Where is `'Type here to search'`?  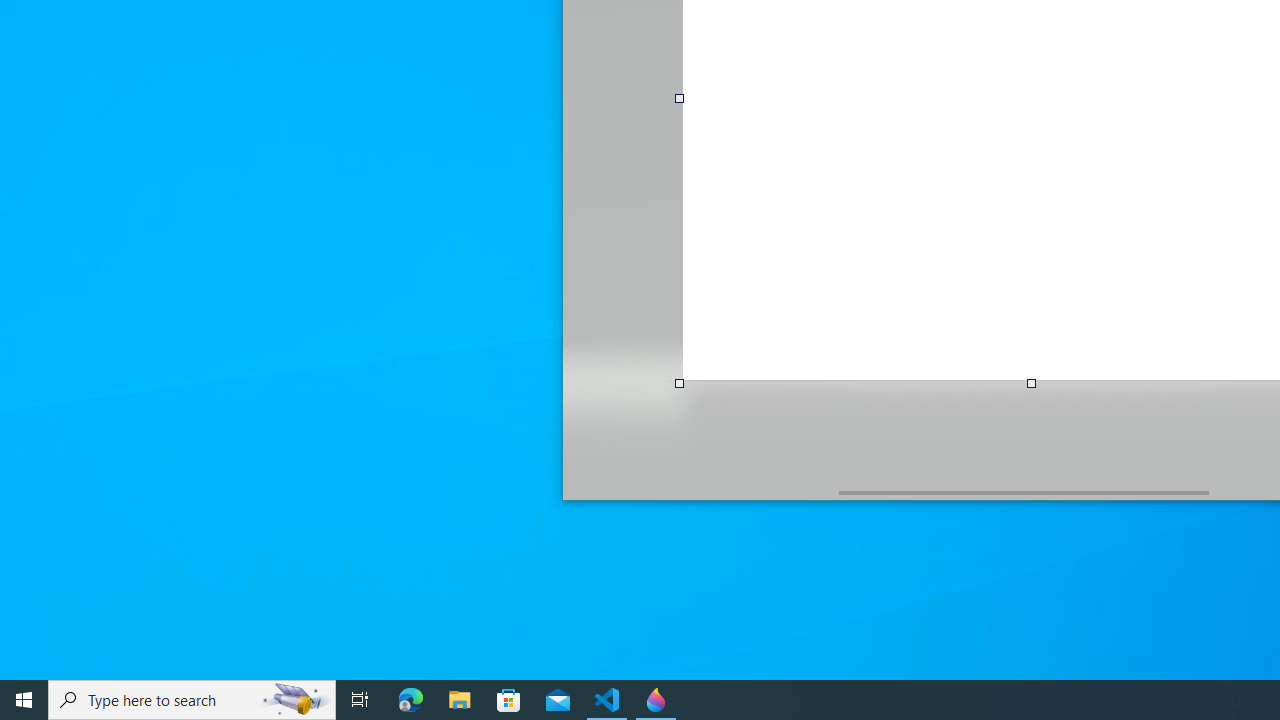
'Type here to search' is located at coordinates (192, 698).